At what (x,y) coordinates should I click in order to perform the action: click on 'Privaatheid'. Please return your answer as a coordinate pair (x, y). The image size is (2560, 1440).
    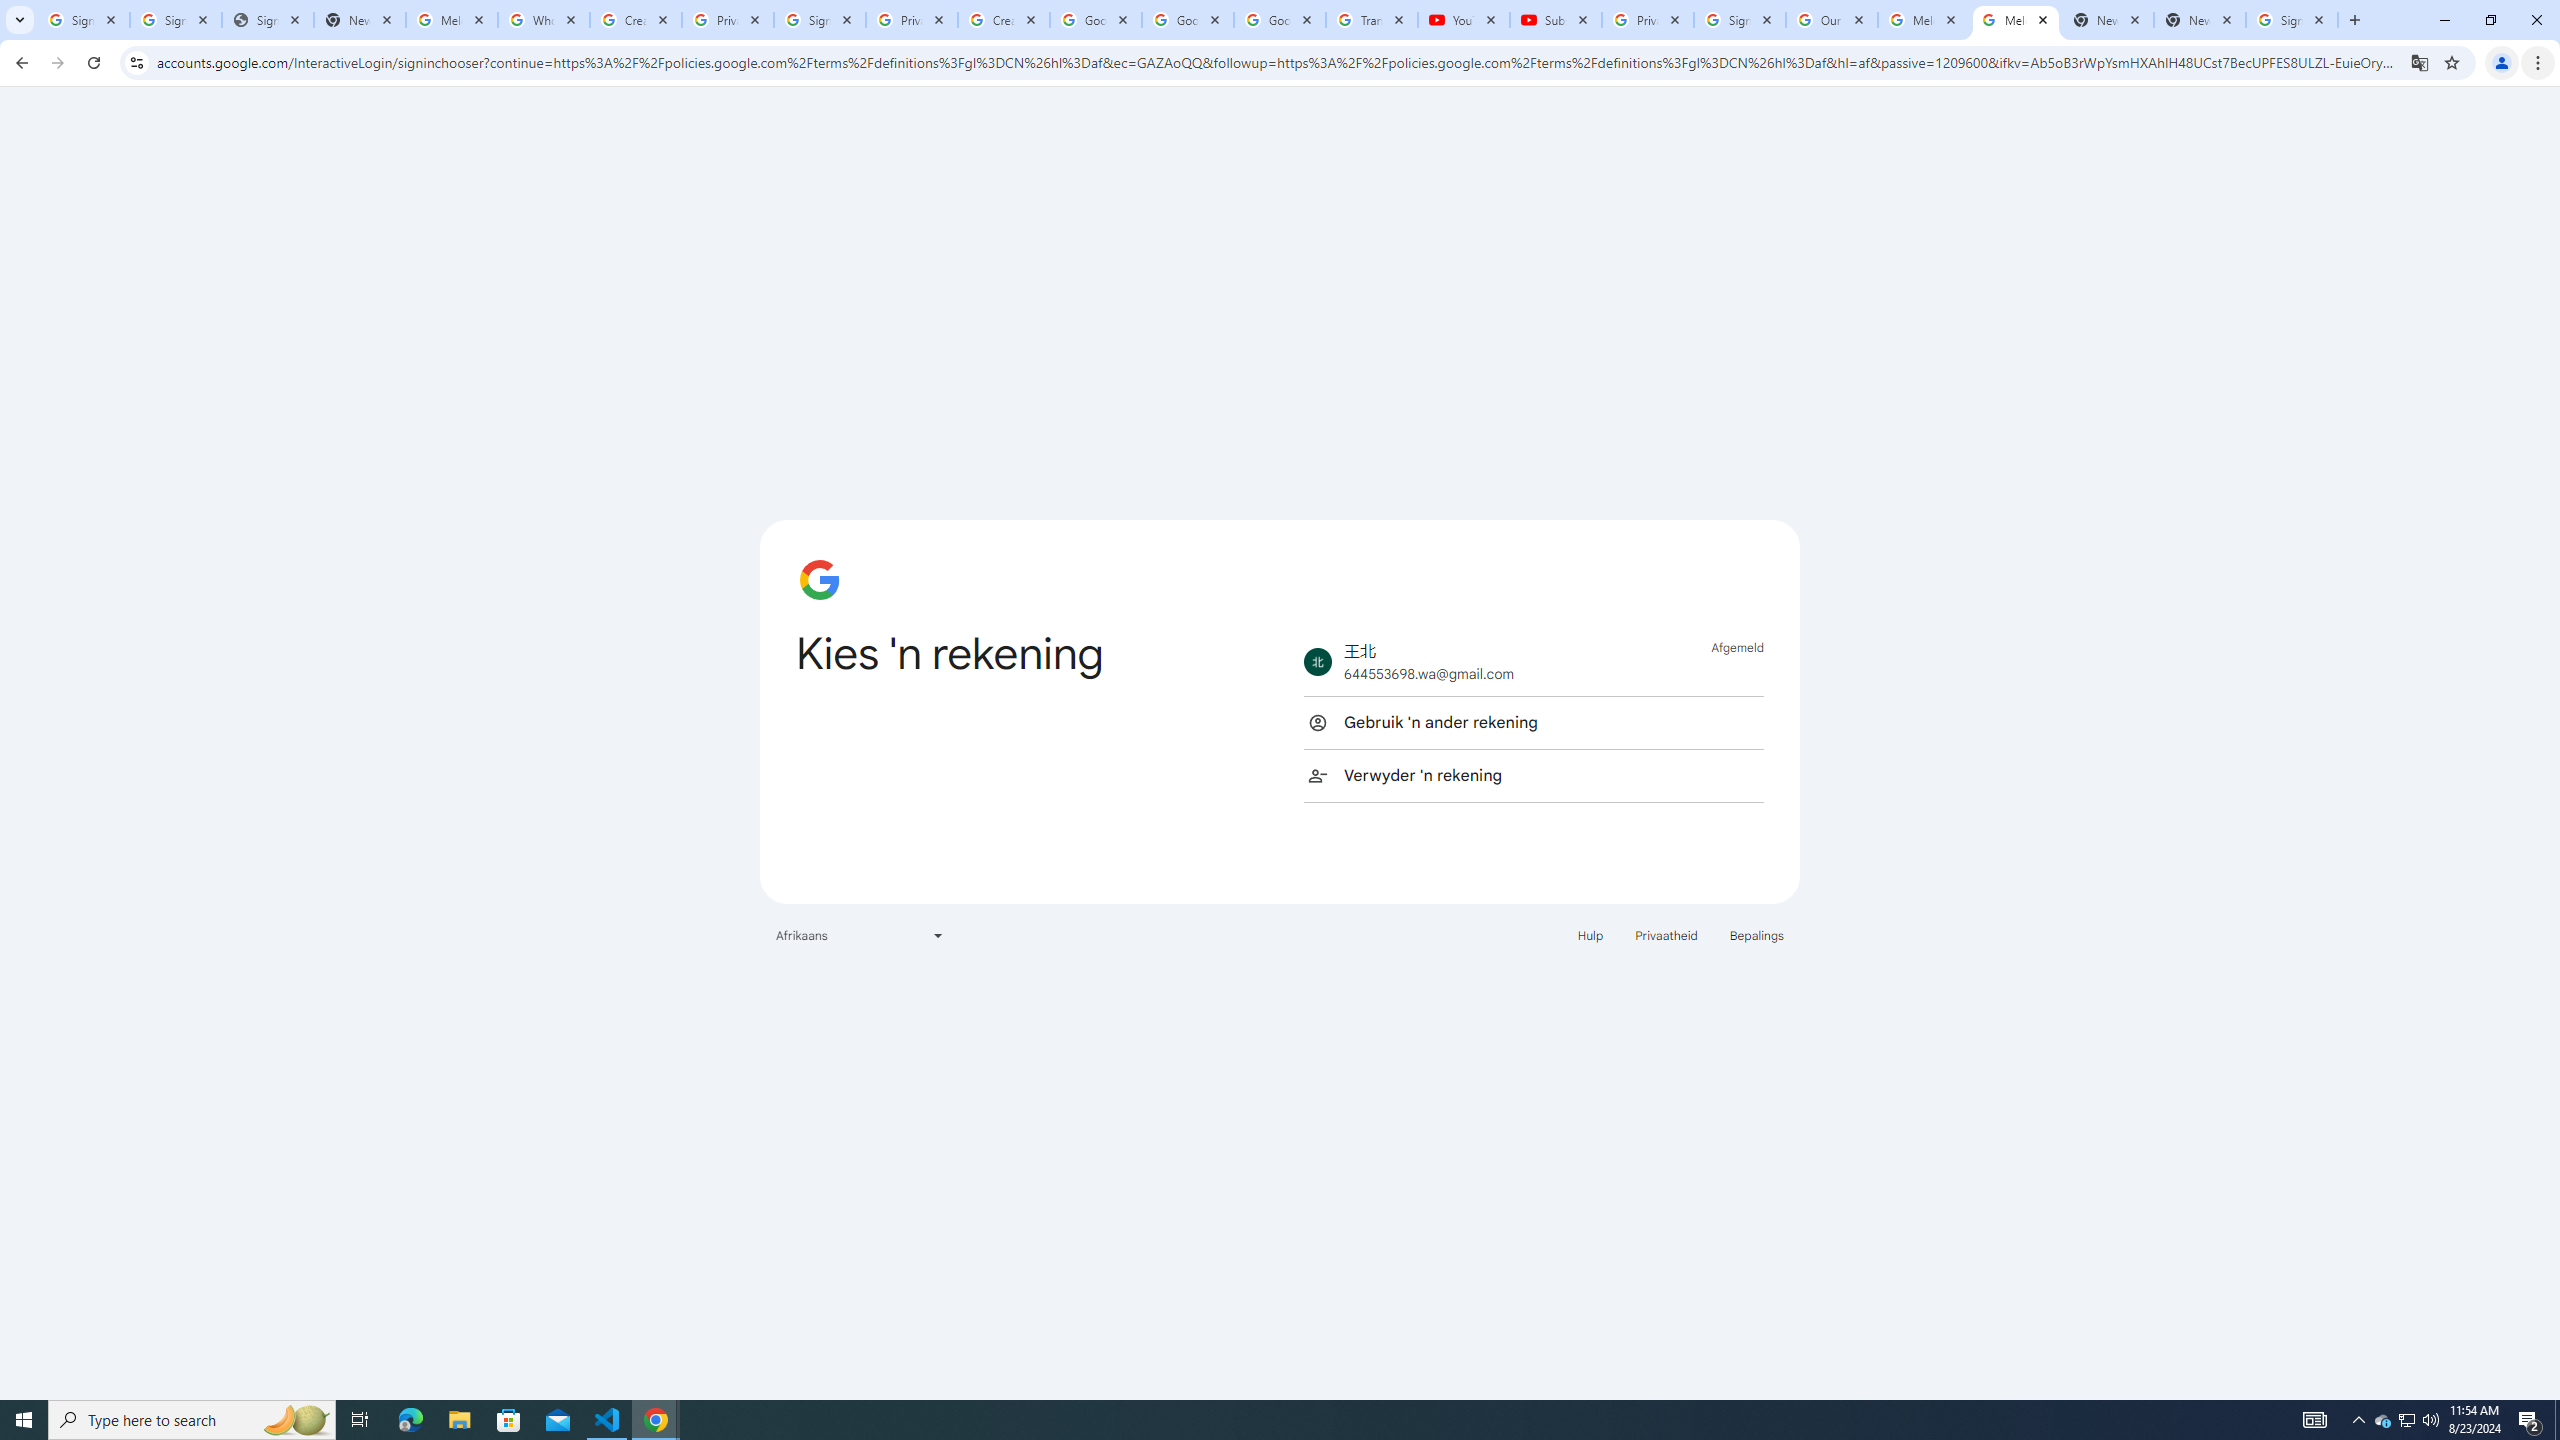
    Looking at the image, I should click on (1666, 934).